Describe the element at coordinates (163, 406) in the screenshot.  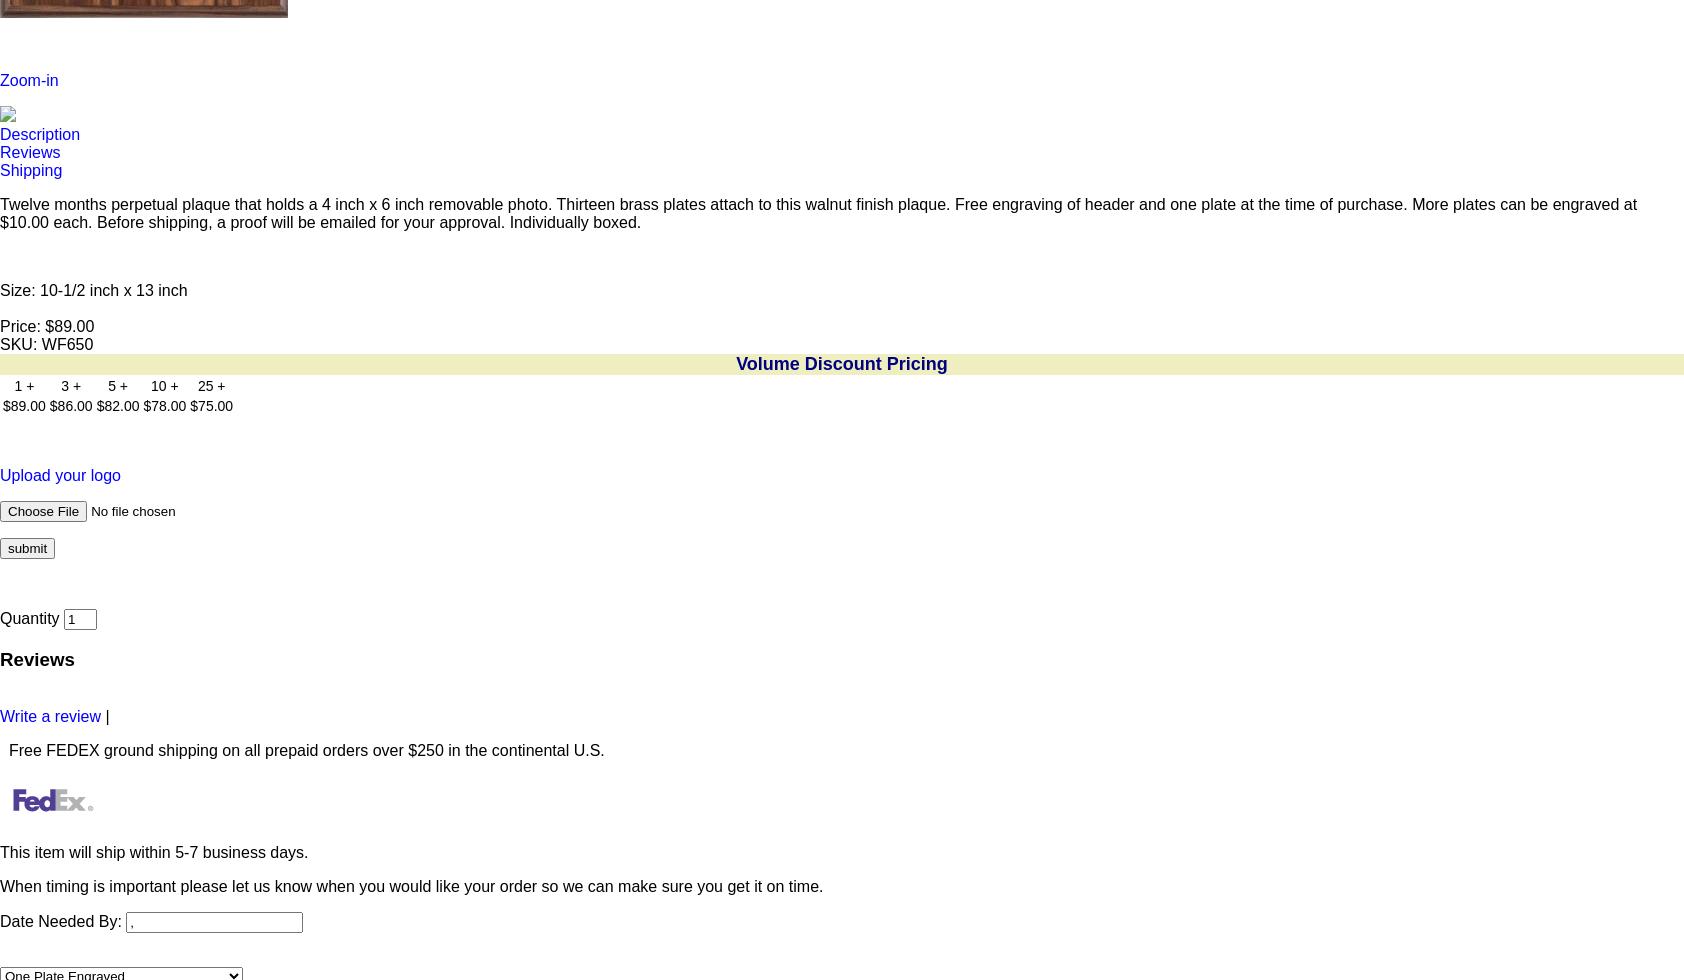
I see `'$78.00'` at that location.